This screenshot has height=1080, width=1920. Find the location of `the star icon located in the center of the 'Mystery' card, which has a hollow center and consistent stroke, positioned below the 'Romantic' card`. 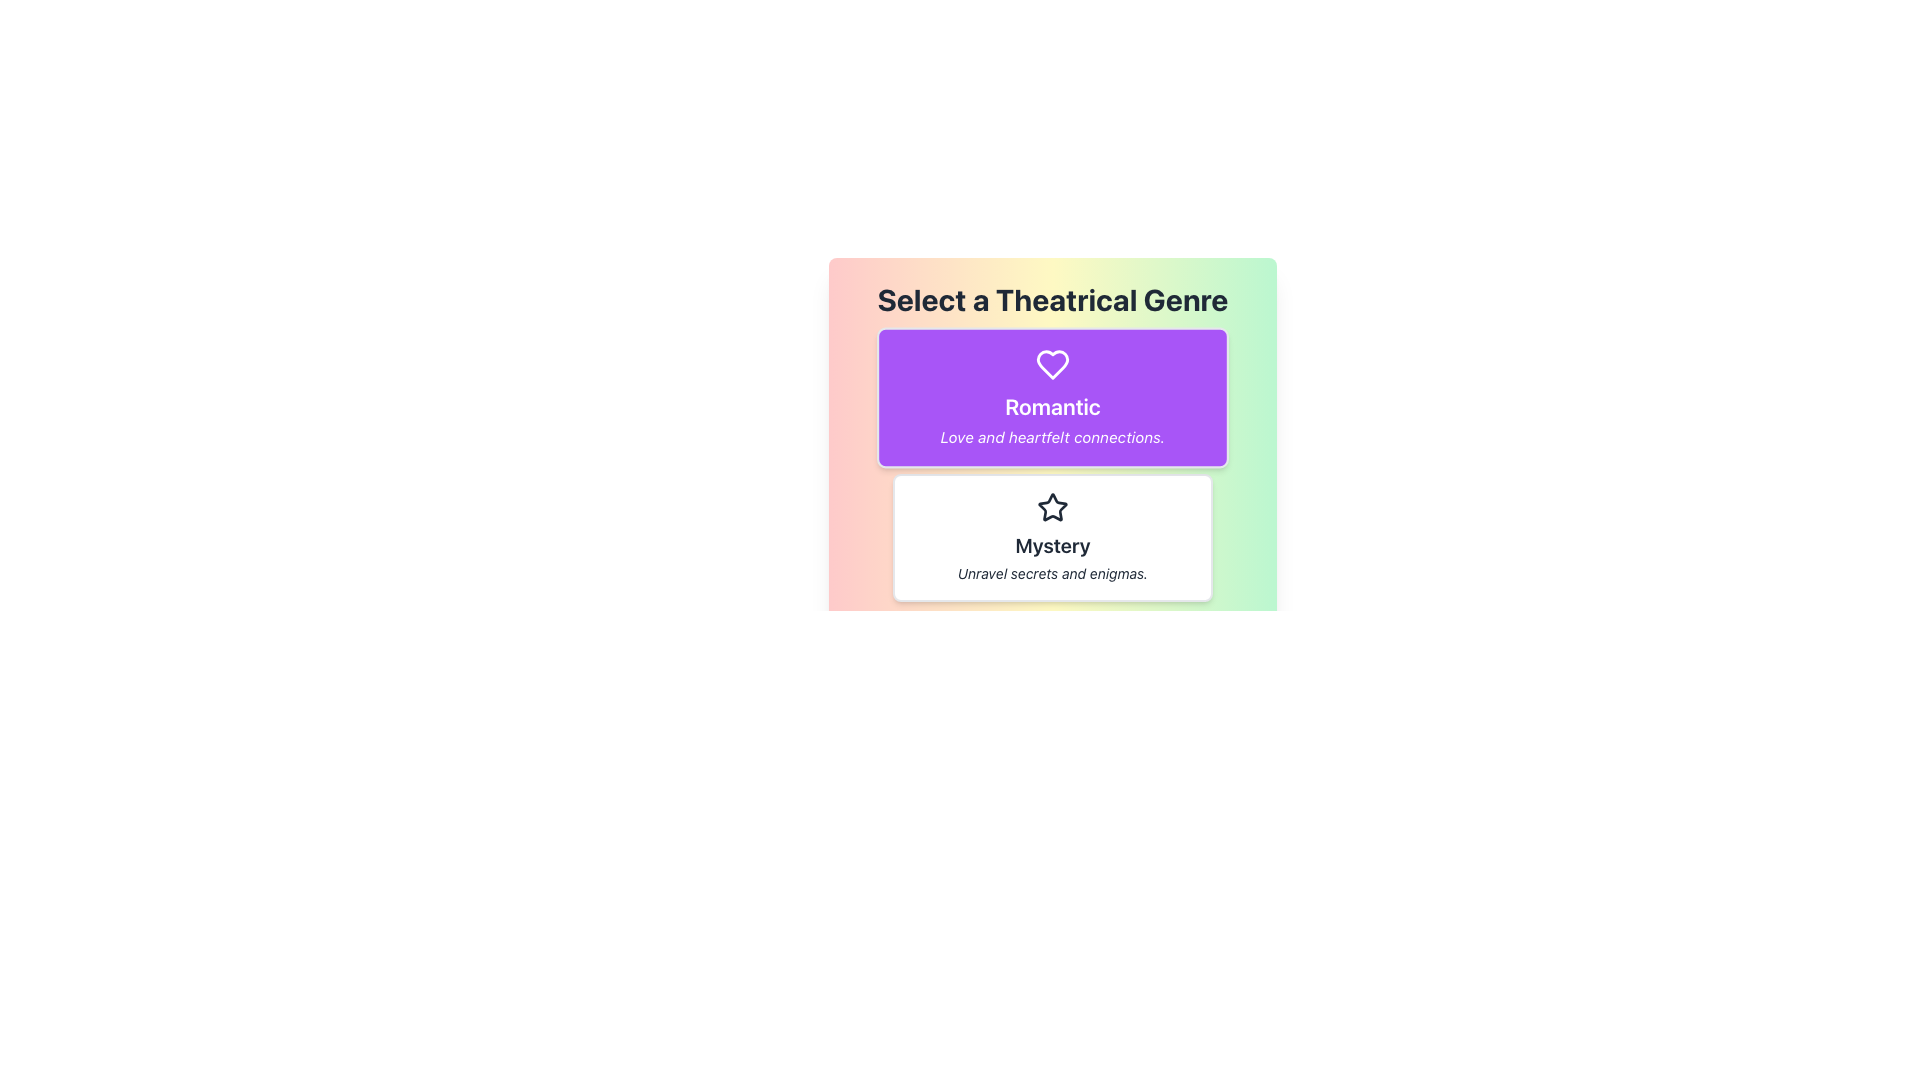

the star icon located in the center of the 'Mystery' card, which has a hollow center and consistent stroke, positioned below the 'Romantic' card is located at coordinates (1051, 506).